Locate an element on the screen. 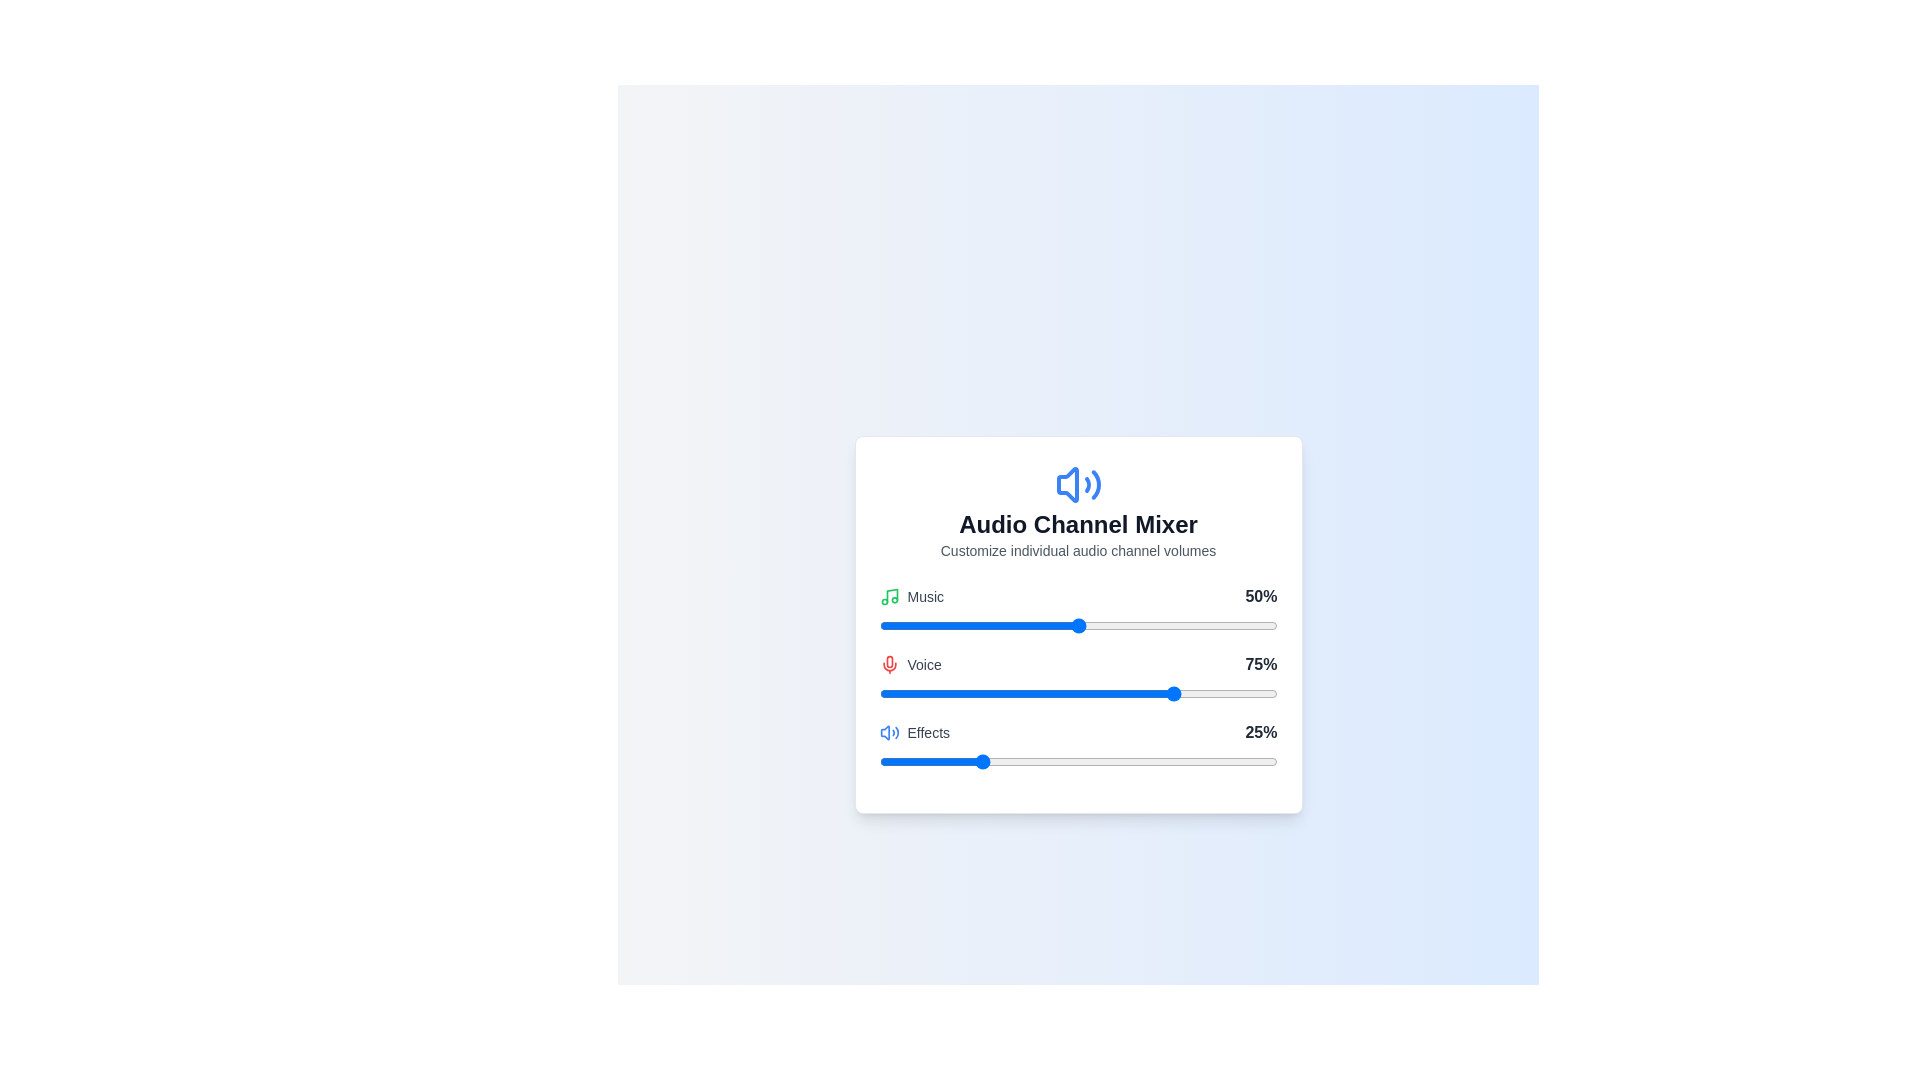  effects volume is located at coordinates (1174, 762).